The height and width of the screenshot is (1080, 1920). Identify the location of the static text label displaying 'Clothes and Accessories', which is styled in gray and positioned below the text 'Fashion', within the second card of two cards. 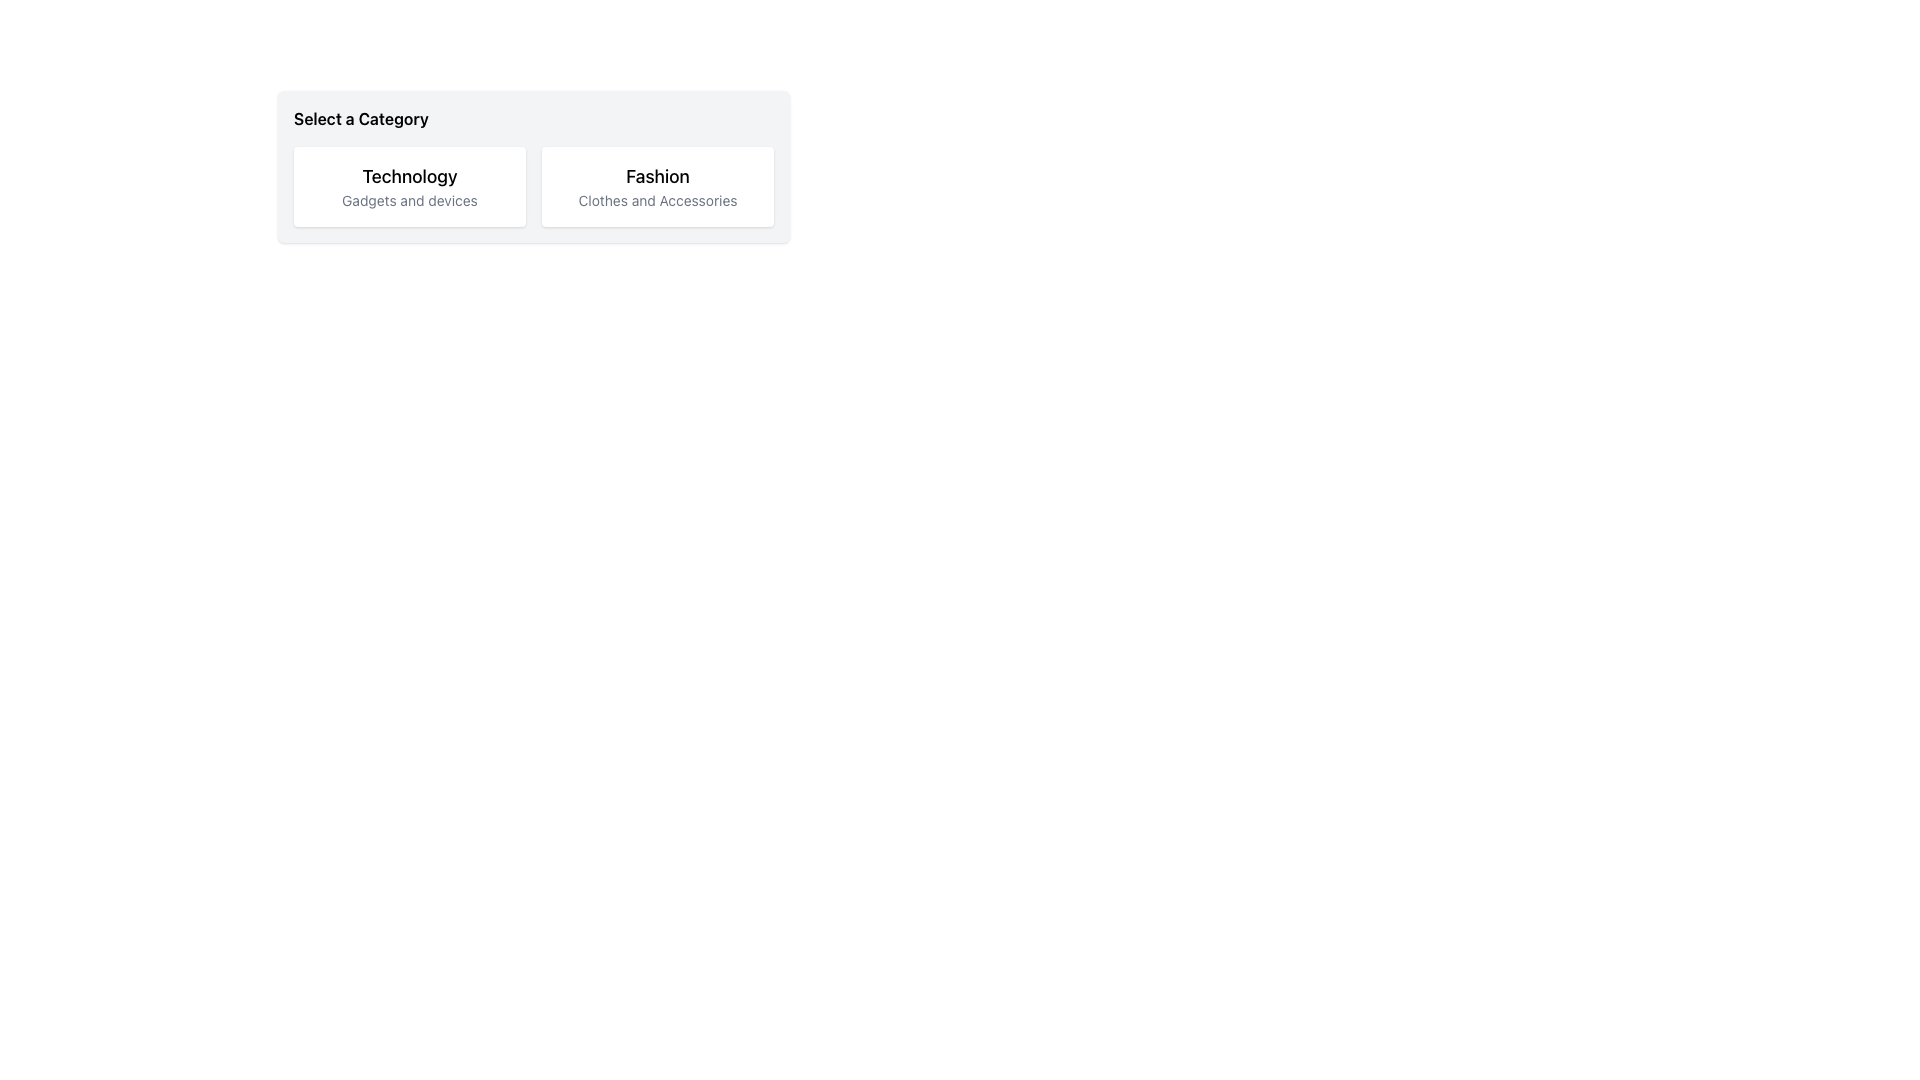
(657, 200).